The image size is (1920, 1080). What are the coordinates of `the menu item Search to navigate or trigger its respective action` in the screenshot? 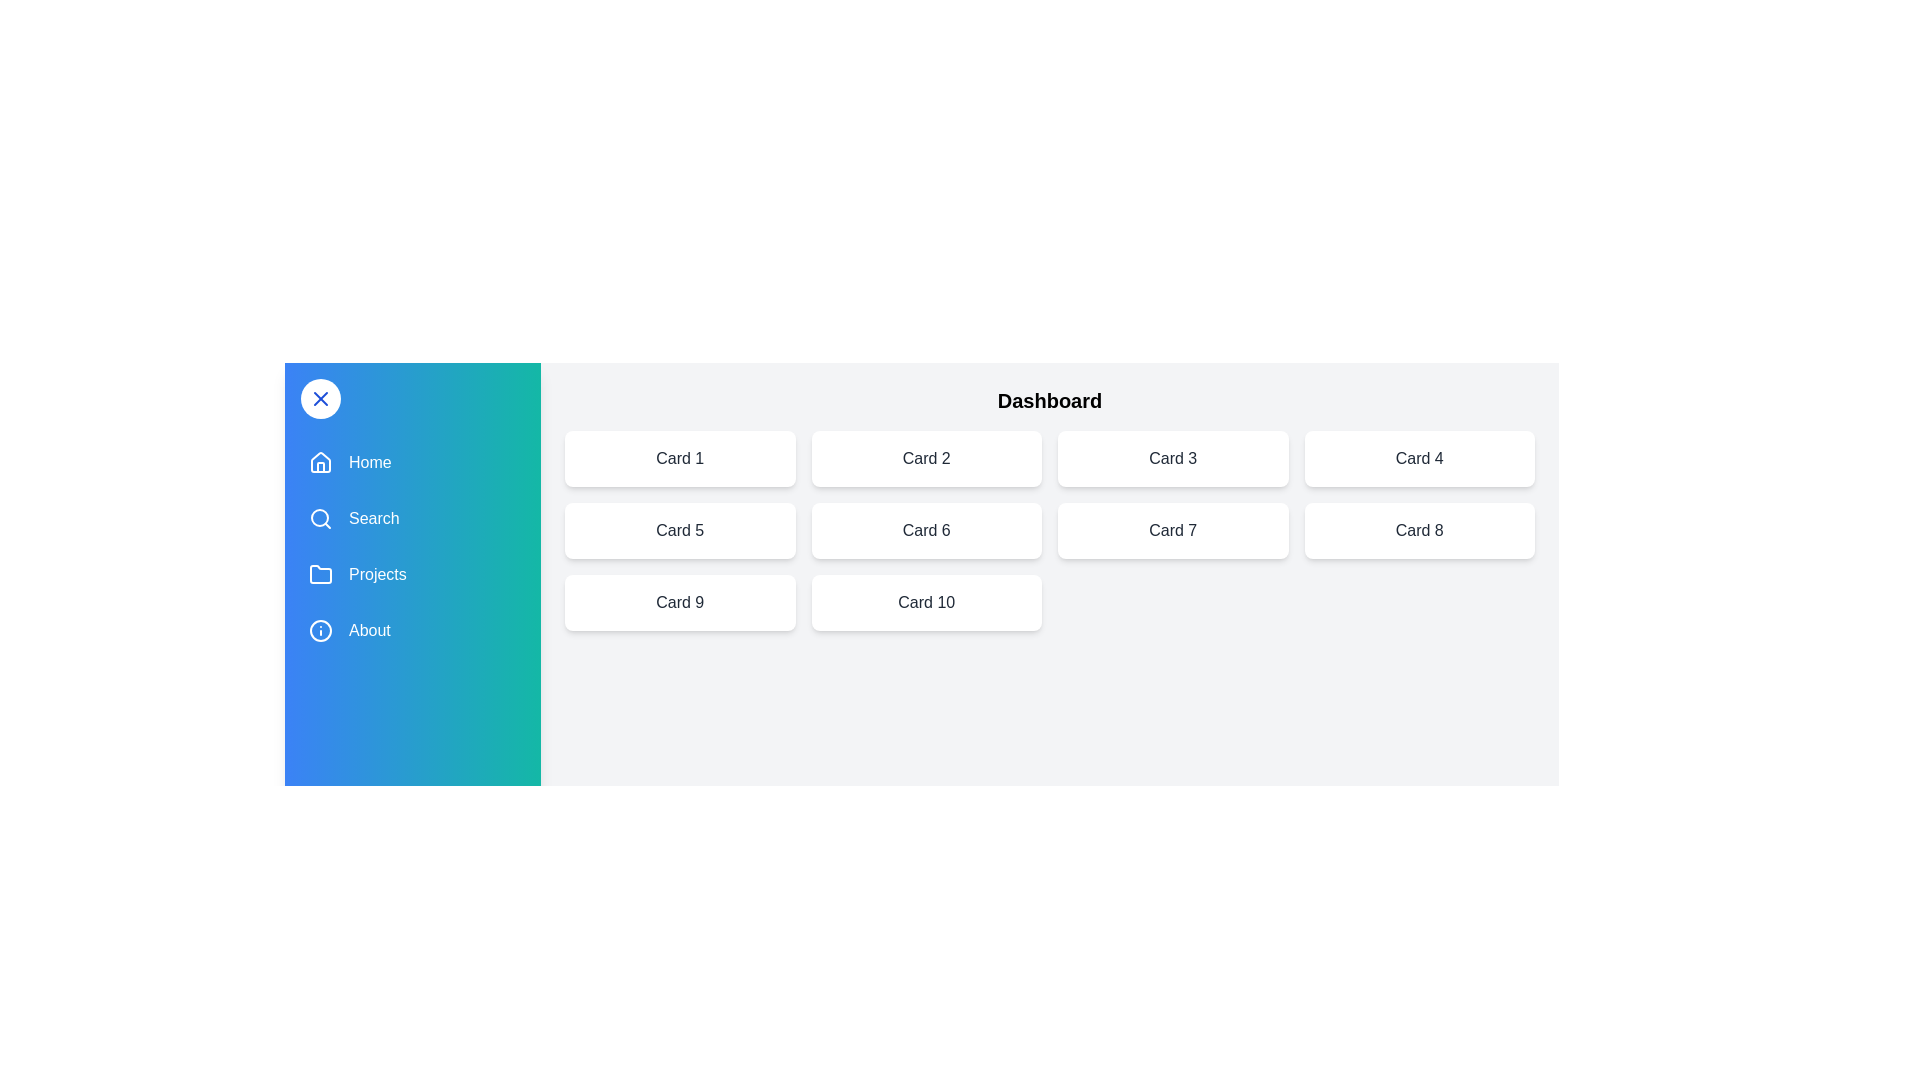 It's located at (411, 518).